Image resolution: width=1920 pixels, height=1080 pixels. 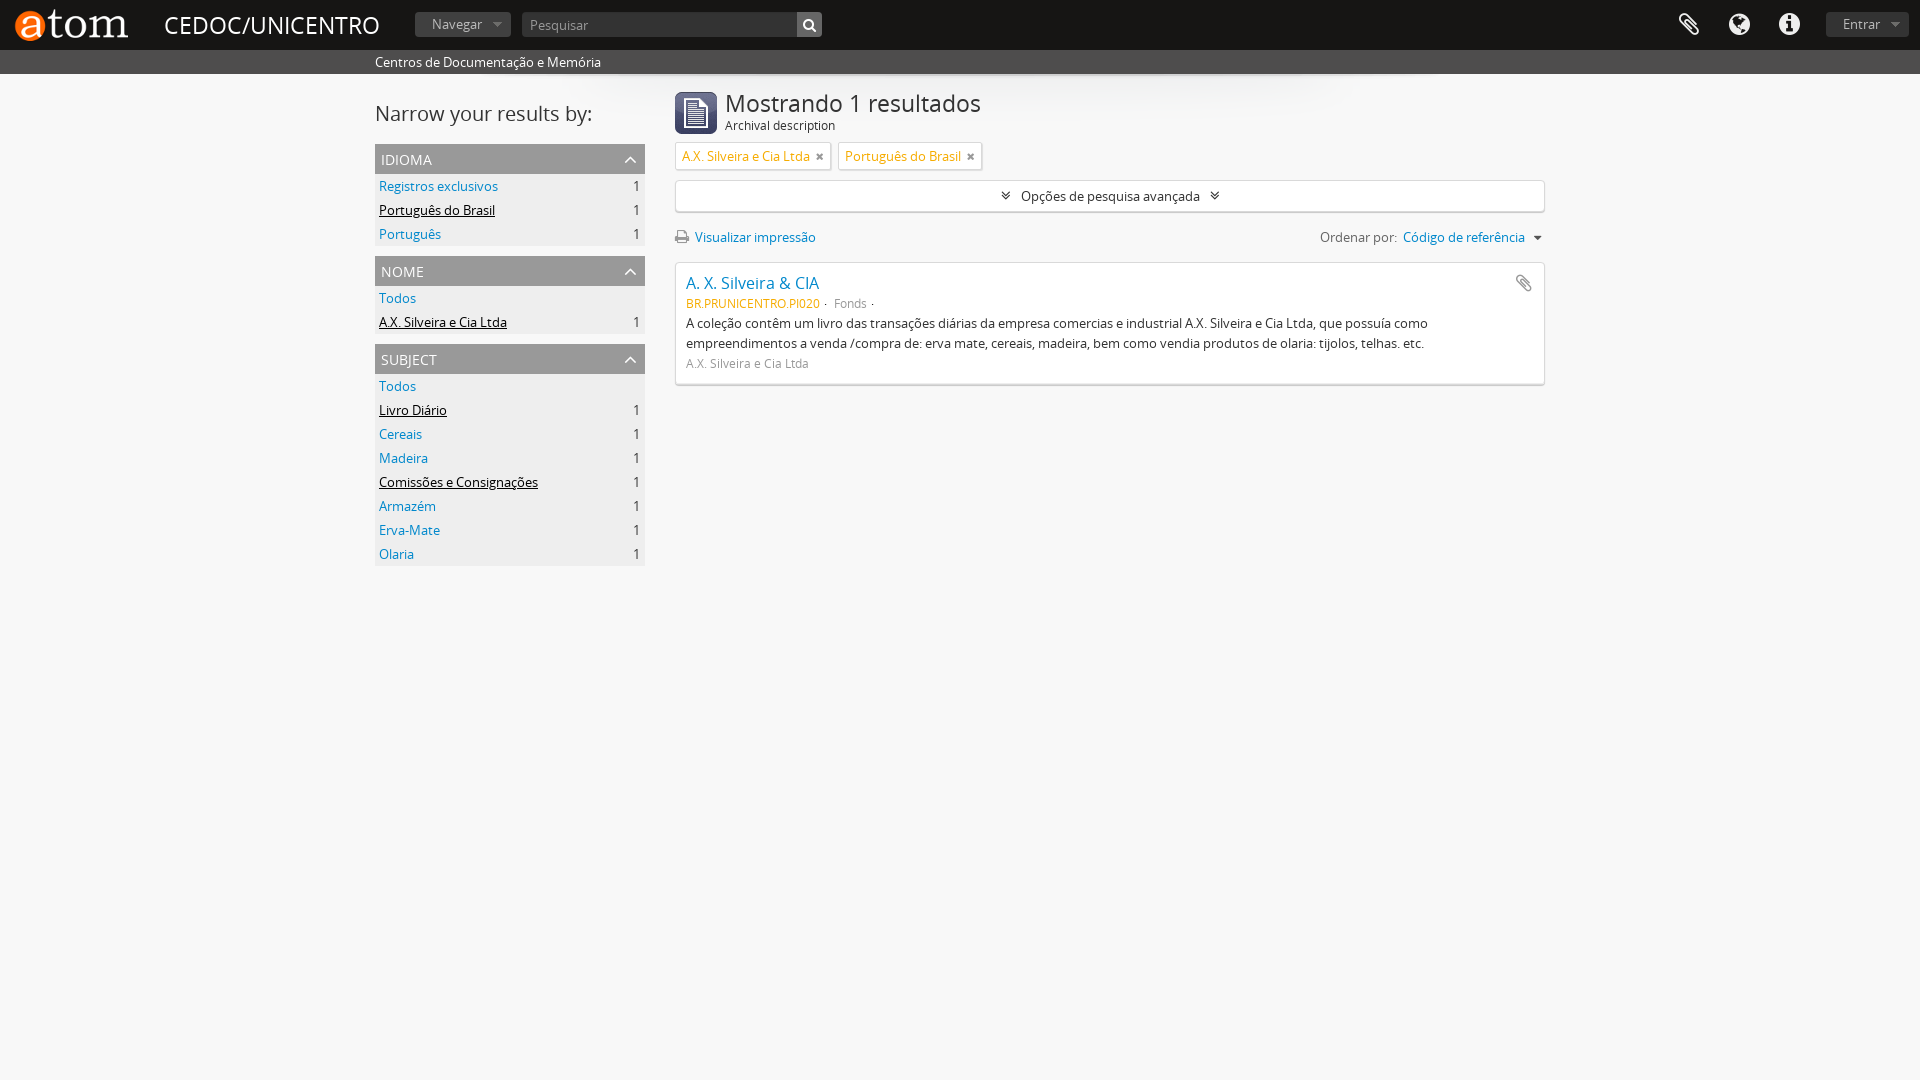 What do you see at coordinates (509, 157) in the screenshot?
I see `'idioma'` at bounding box center [509, 157].